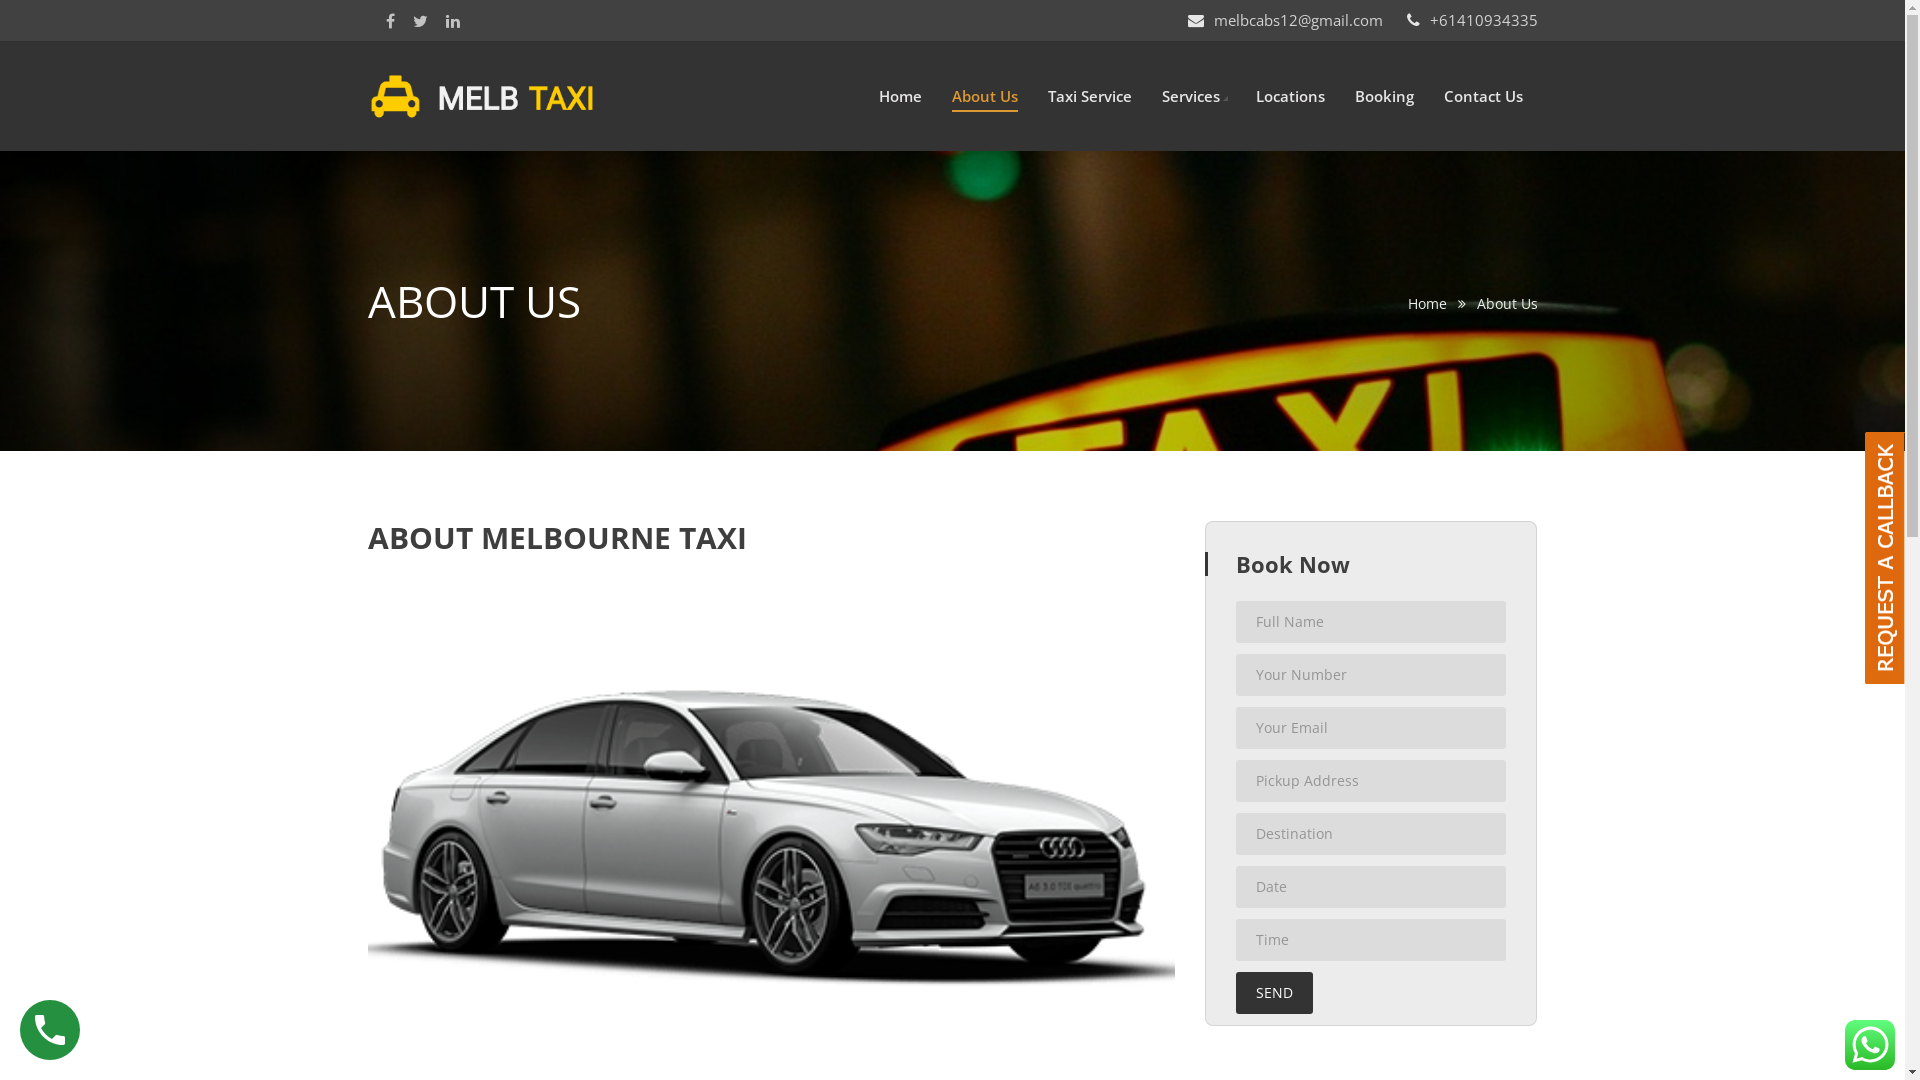 The height and width of the screenshot is (1080, 1920). Describe the element at coordinates (1298, 19) in the screenshot. I see `'melbcabs12@gmail.com'` at that location.